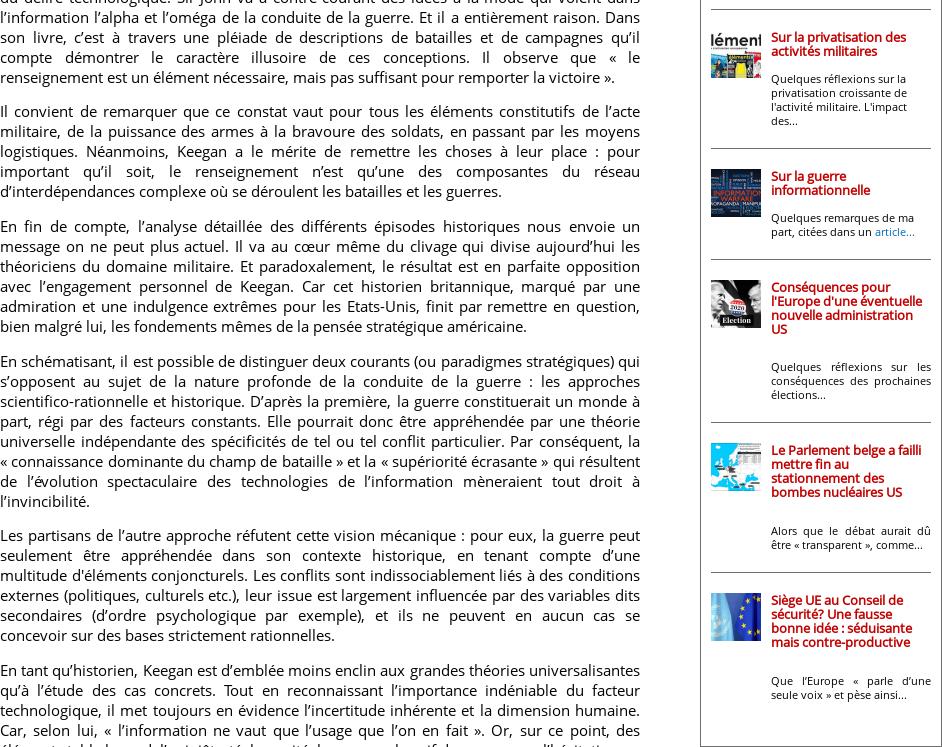  What do you see at coordinates (319, 429) in the screenshot?
I see `'En schématisant, il est possible de distinguer deux courants (ou paradigmes stratégiques) qui s’opposent au sujet de la nature profonde de la conduite de la guerre : les approches scientifico-rationnelle et historique. D’après la première, la guerre constituerait un monde à part, régi par des facteurs constants. Elle pourrait donc être appréhendée par une théorie universelle indépendante des spécificités de tel ou tel conflit particulier. Par conséquent, la « connaissance dominante du champ de bataille » et la « supériorité écrasante » qui résultent de l’évolution spectaculaire des technologies de l’information mèneraient tout droit à l’invincibilité.'` at bounding box center [319, 429].